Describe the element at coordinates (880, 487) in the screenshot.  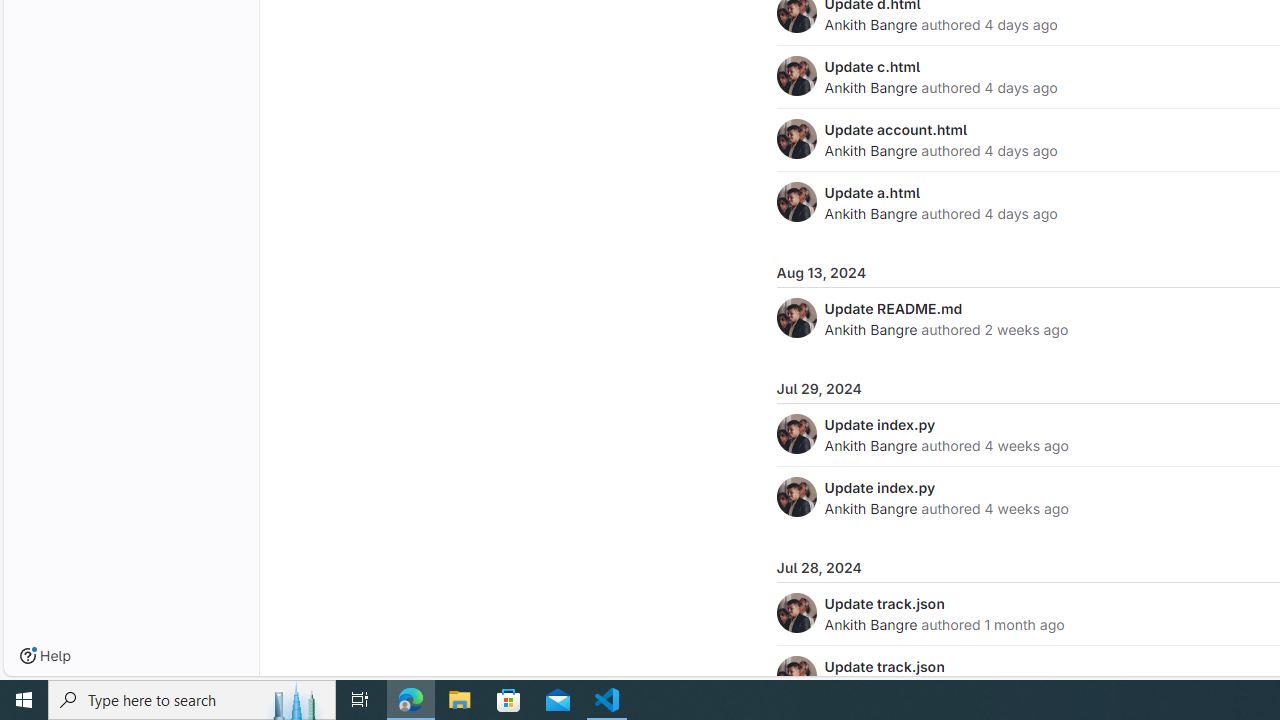
I see `'Update index.py'` at that location.